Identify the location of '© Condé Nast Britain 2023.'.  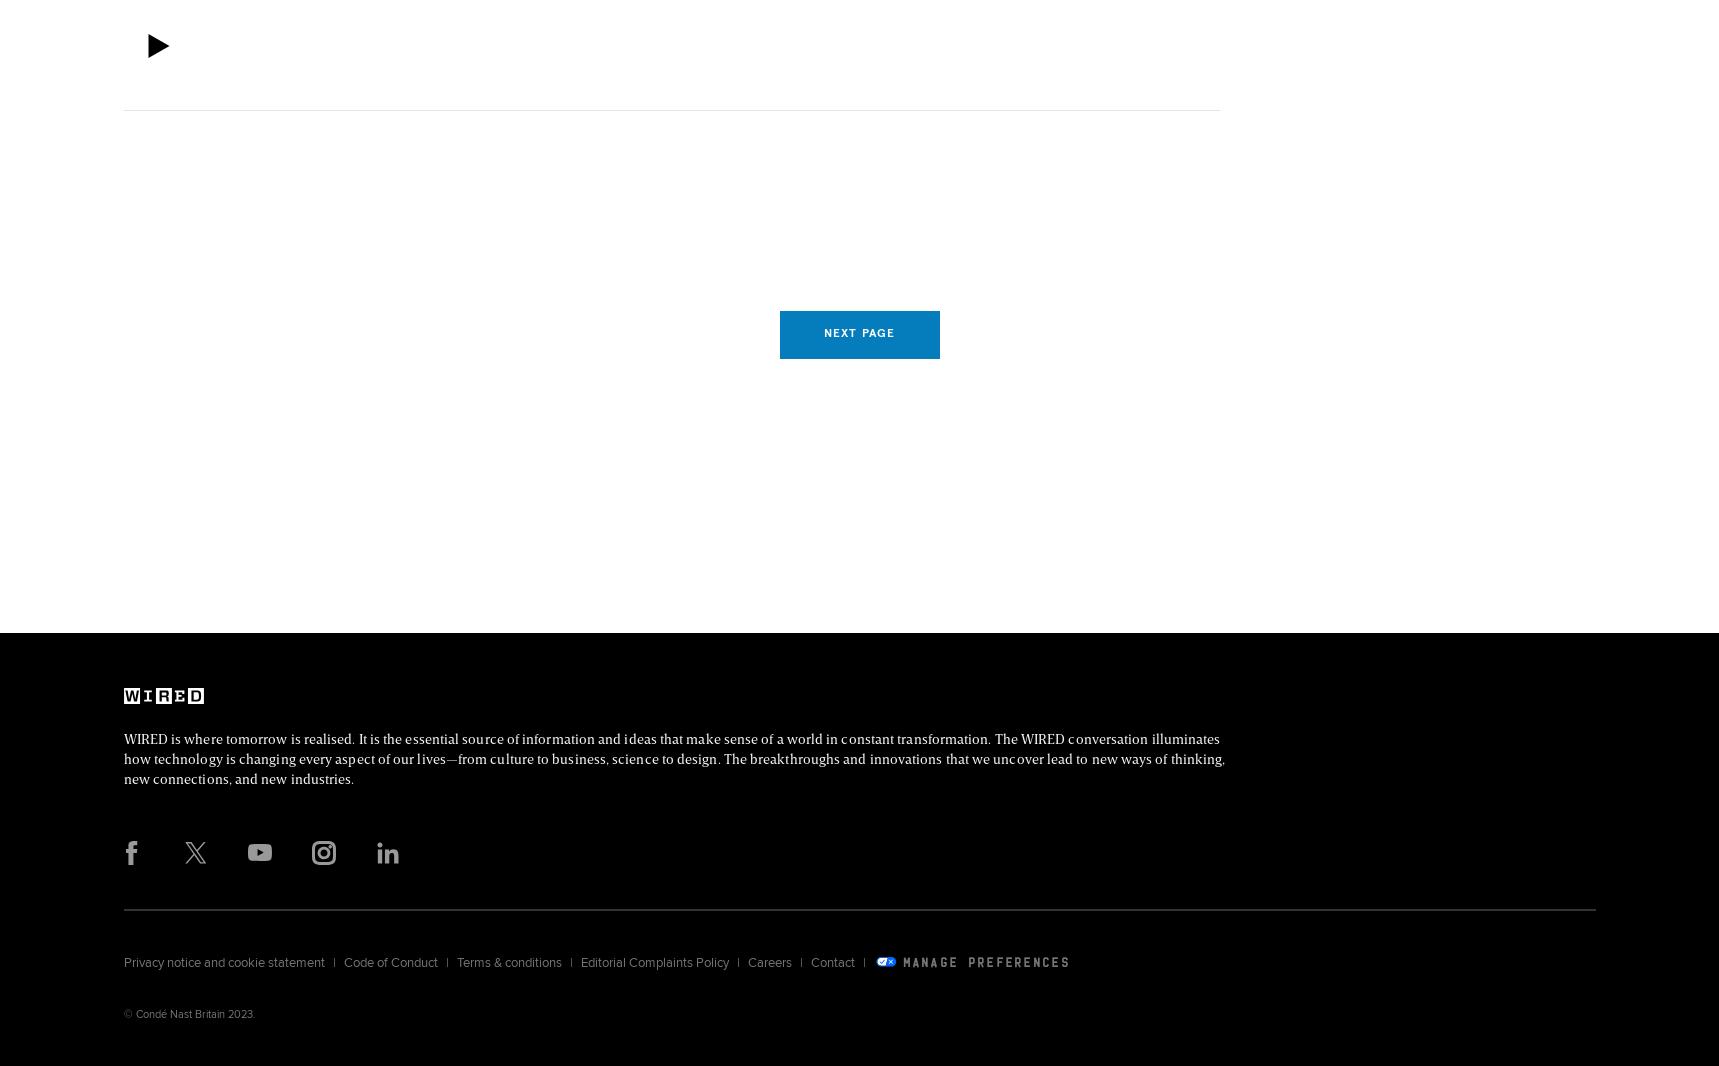
(187, 1013).